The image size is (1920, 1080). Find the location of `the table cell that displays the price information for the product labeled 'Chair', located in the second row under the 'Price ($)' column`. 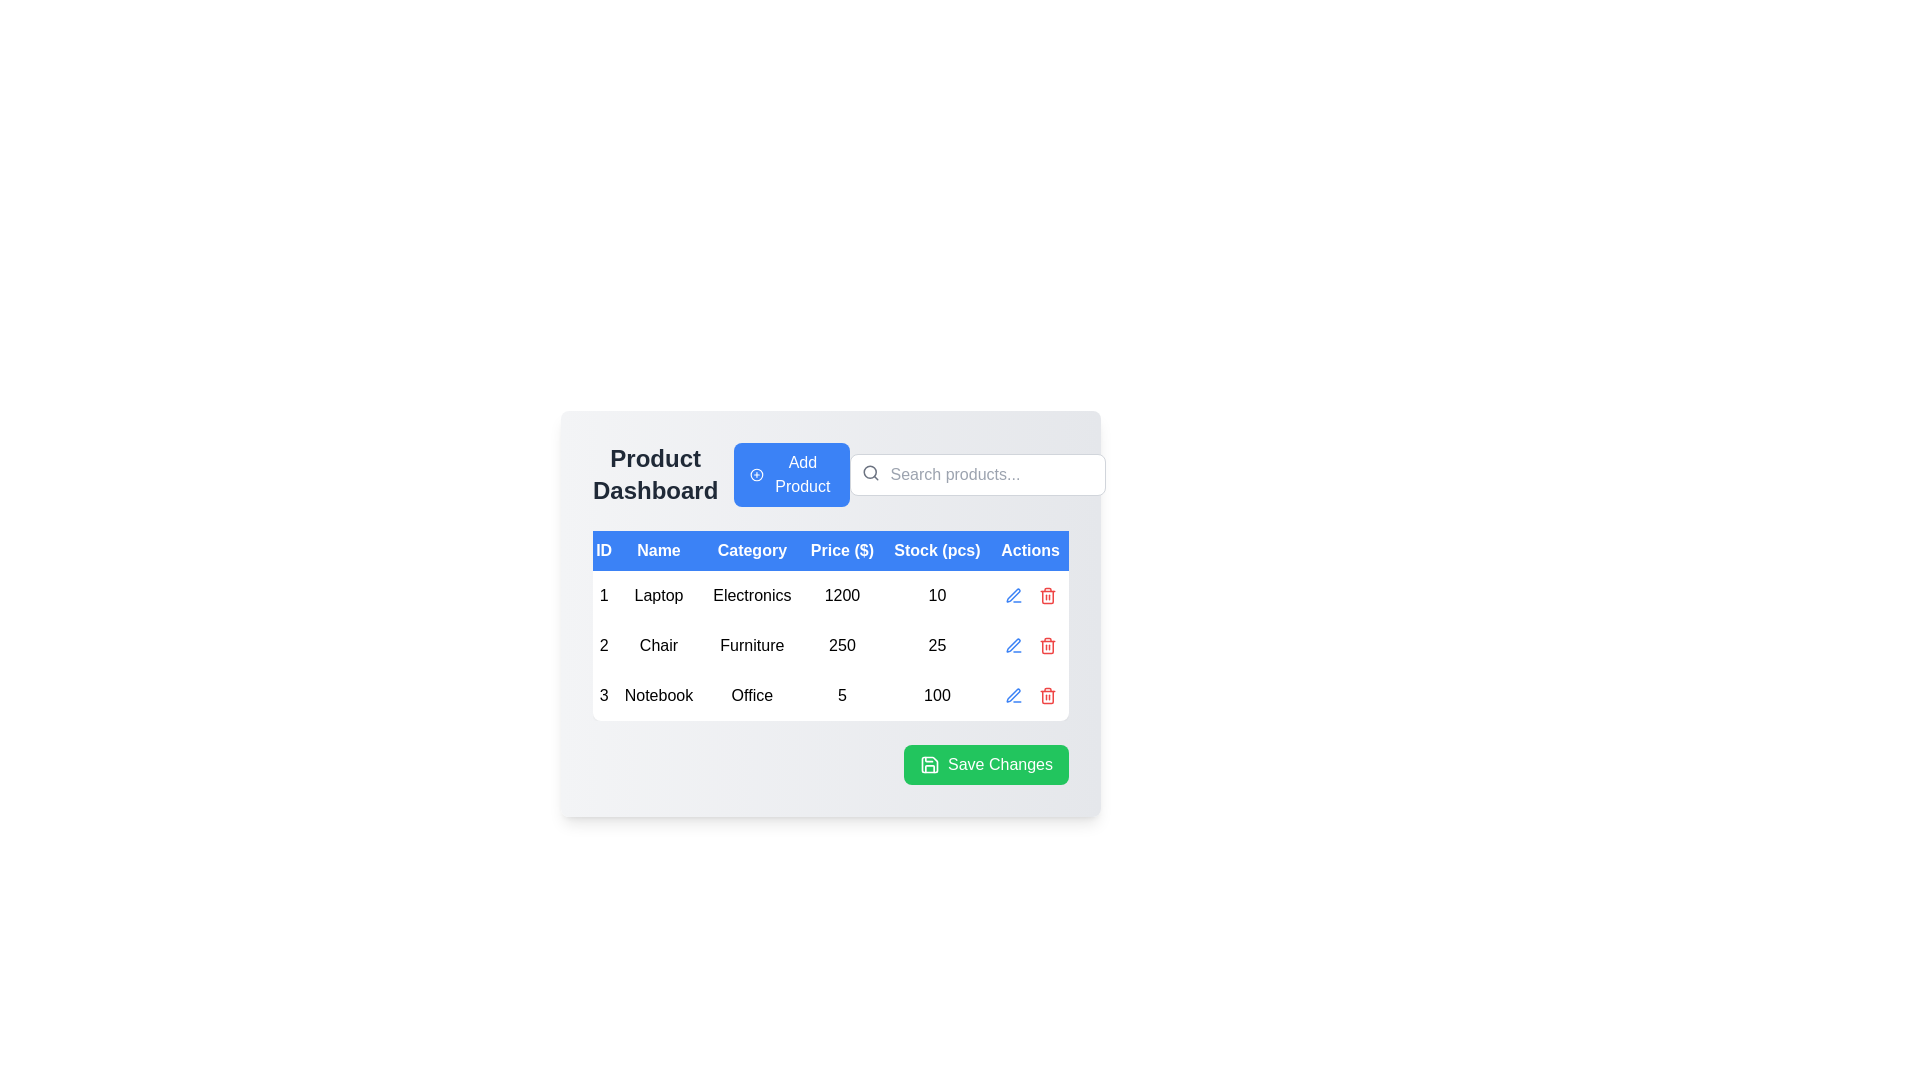

the table cell that displays the price information for the product labeled 'Chair', located in the second row under the 'Price ($)' column is located at coordinates (830, 655).